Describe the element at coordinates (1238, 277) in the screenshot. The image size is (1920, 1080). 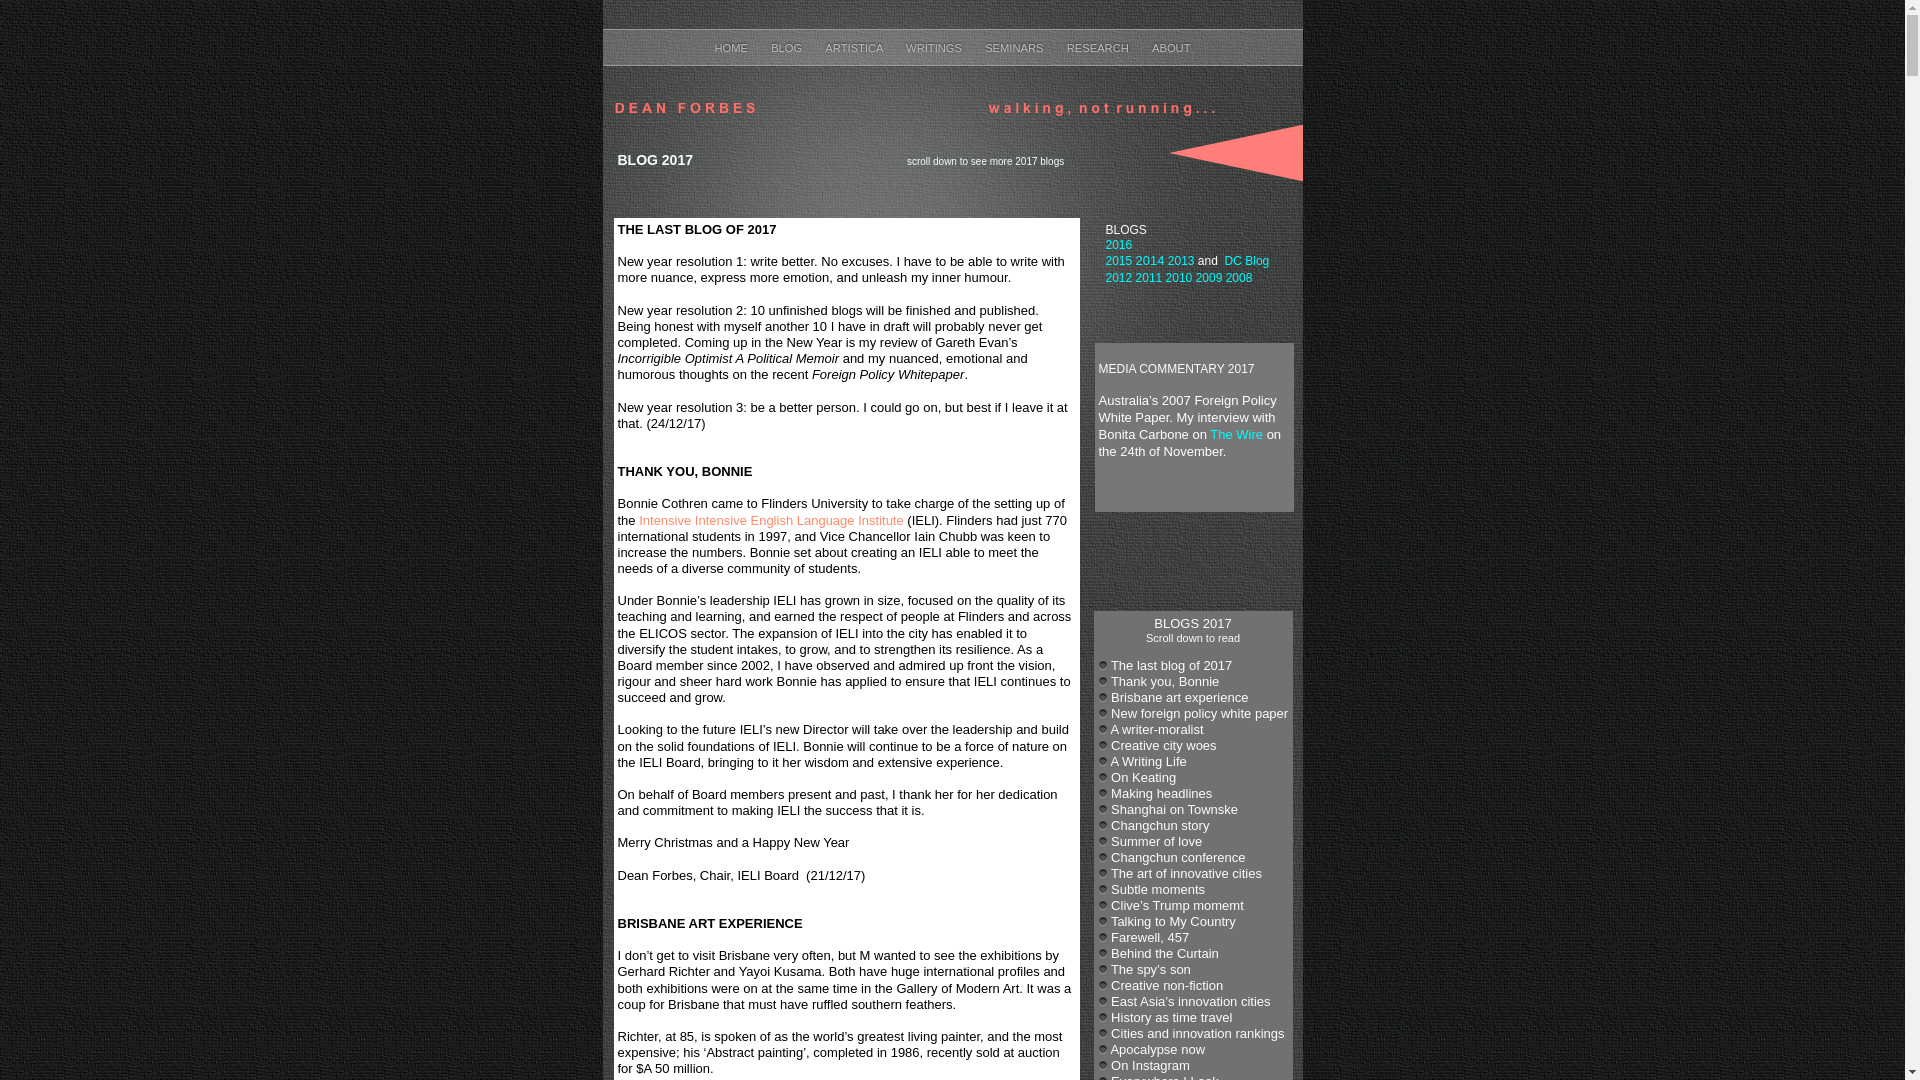
I see `'2008'` at that location.